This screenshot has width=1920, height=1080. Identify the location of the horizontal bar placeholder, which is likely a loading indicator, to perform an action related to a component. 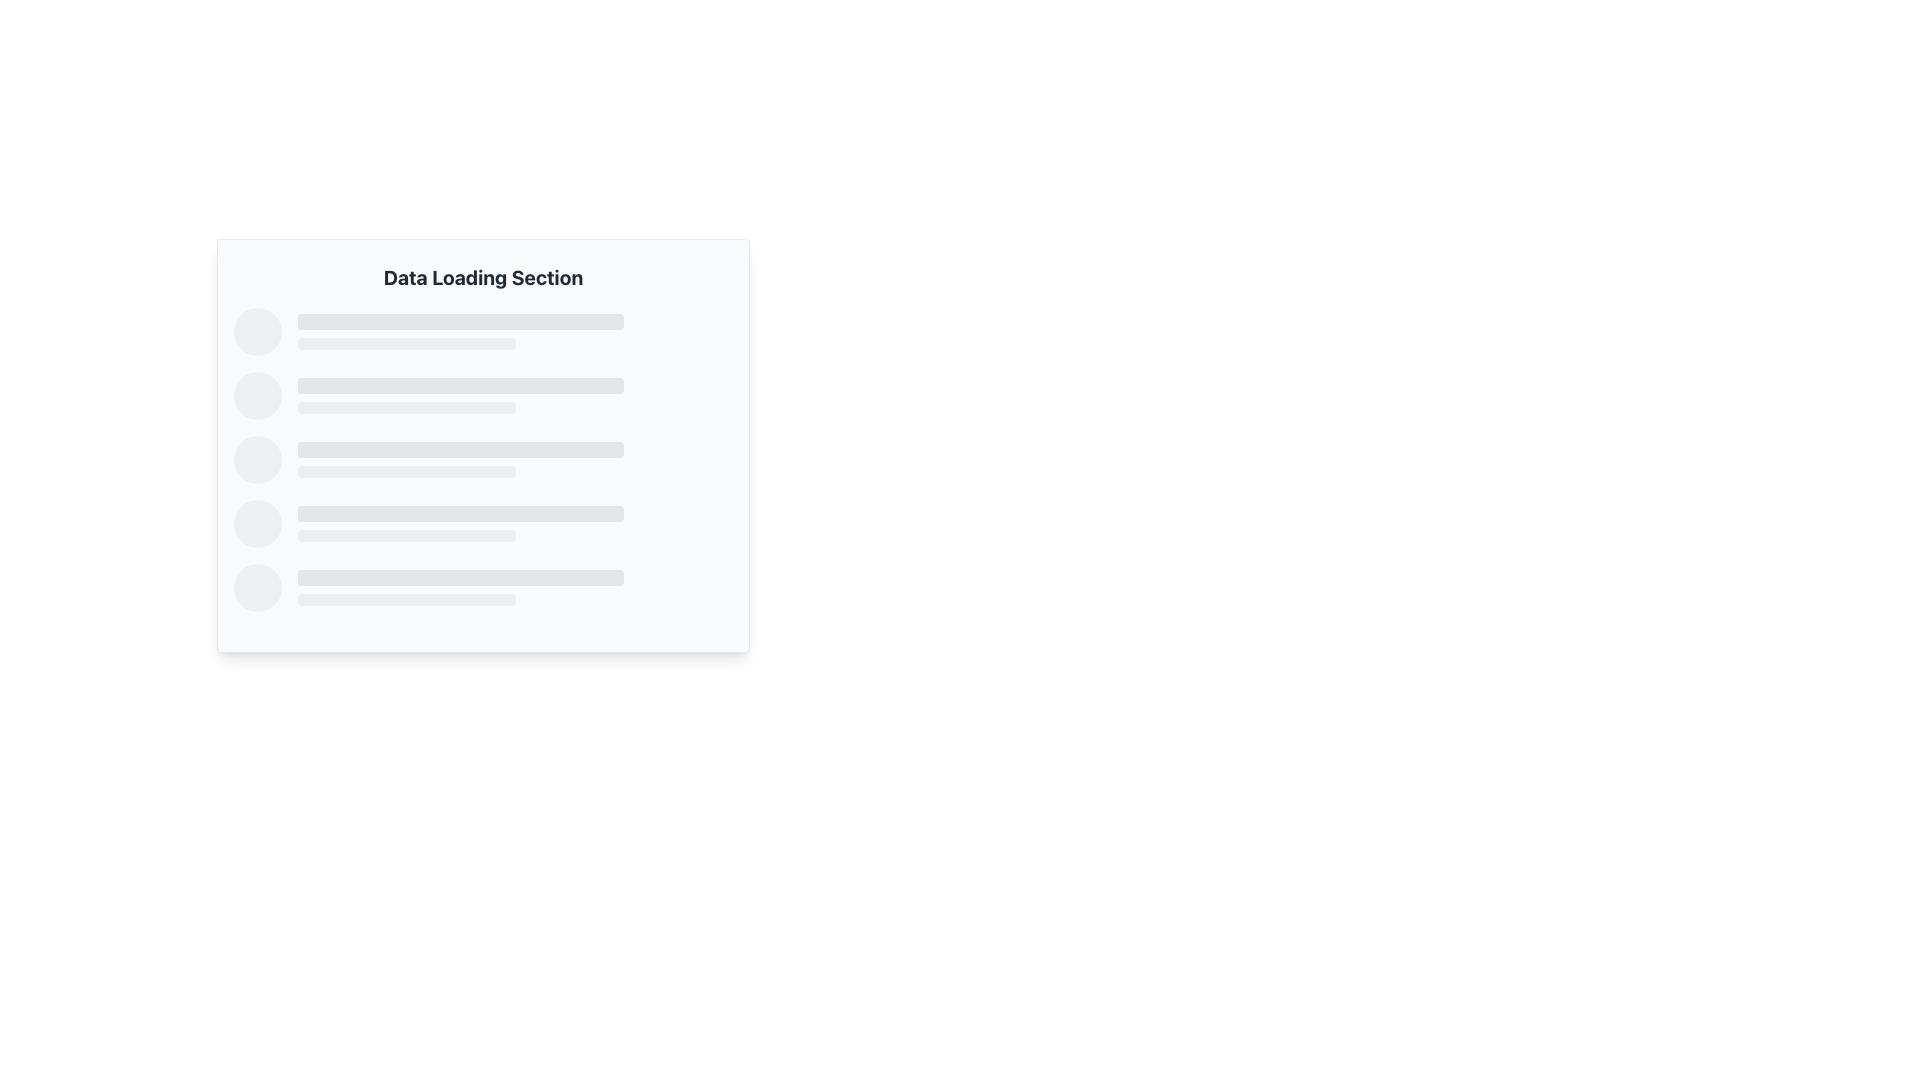
(460, 385).